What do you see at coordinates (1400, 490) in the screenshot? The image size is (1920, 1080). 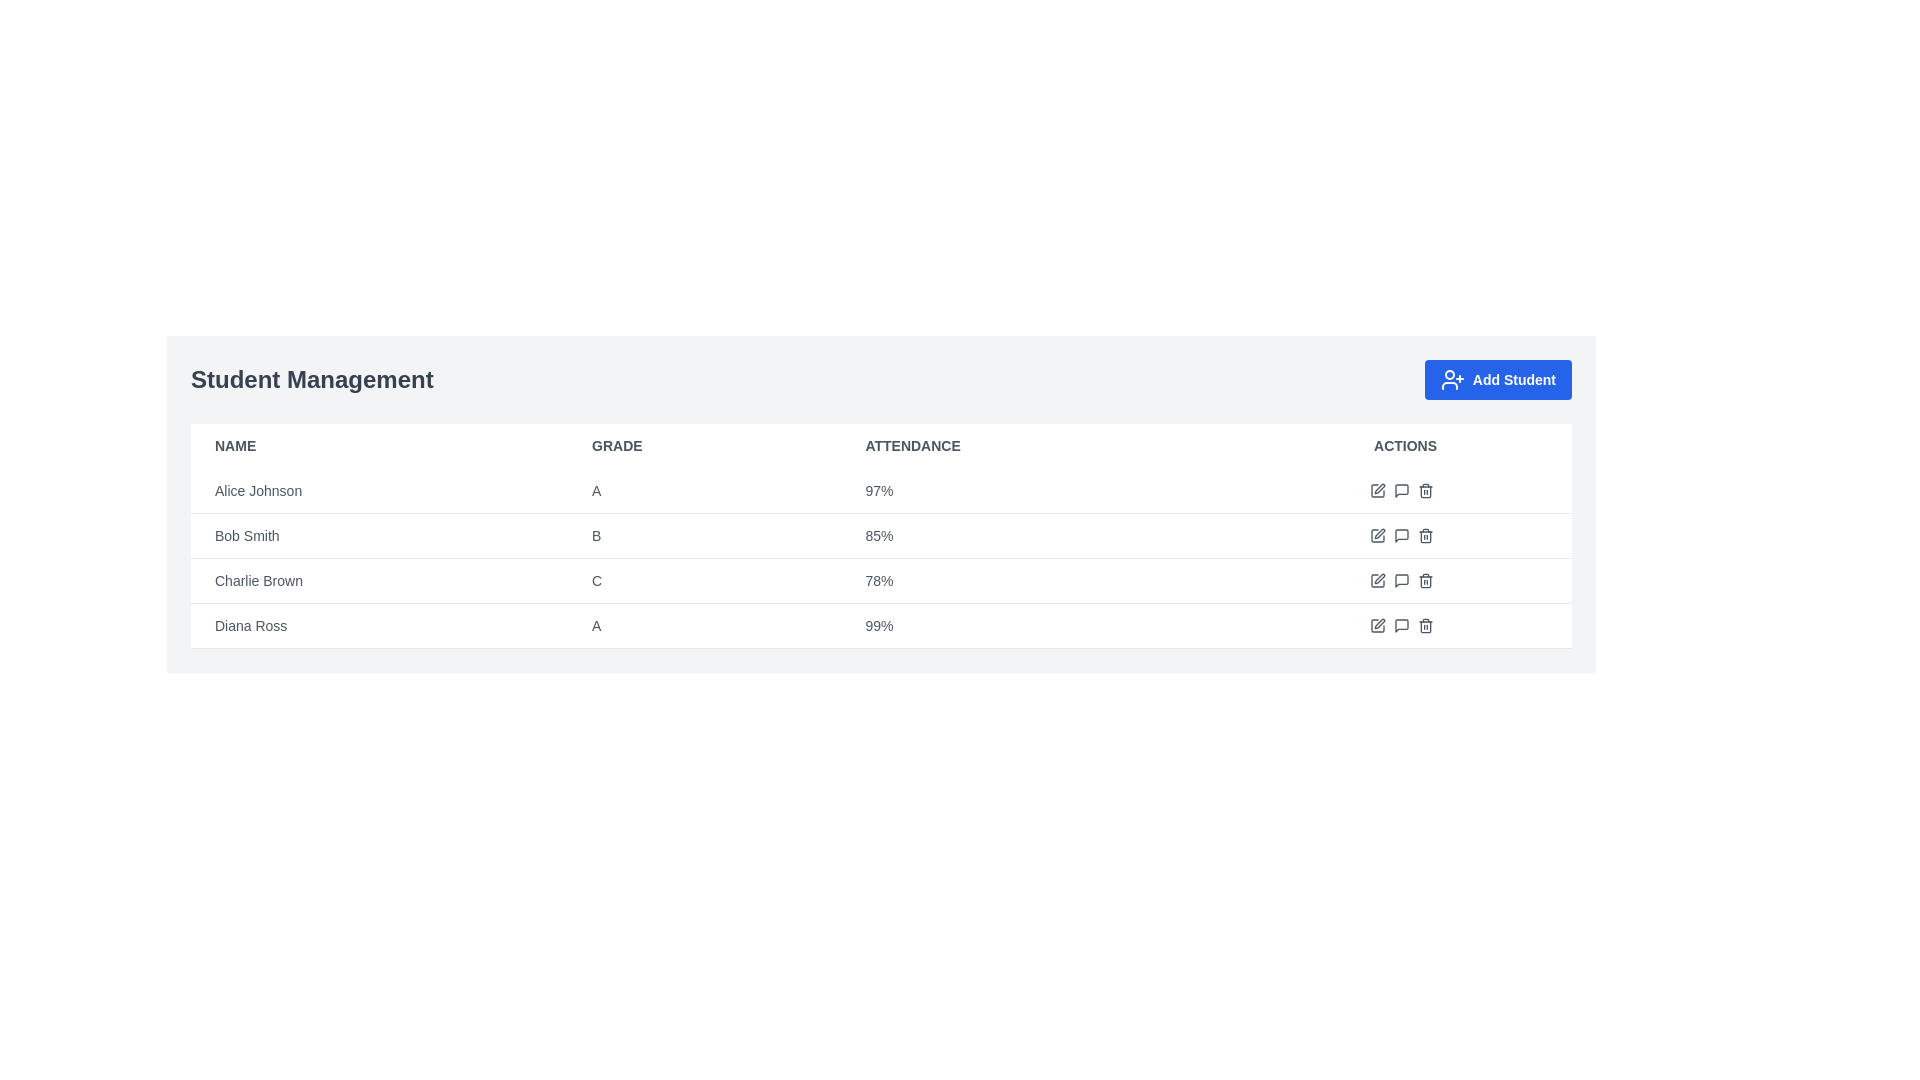 I see `the speech bubble icon located in the 'Actions' column of the table row for Bob Smith` at bounding box center [1400, 490].